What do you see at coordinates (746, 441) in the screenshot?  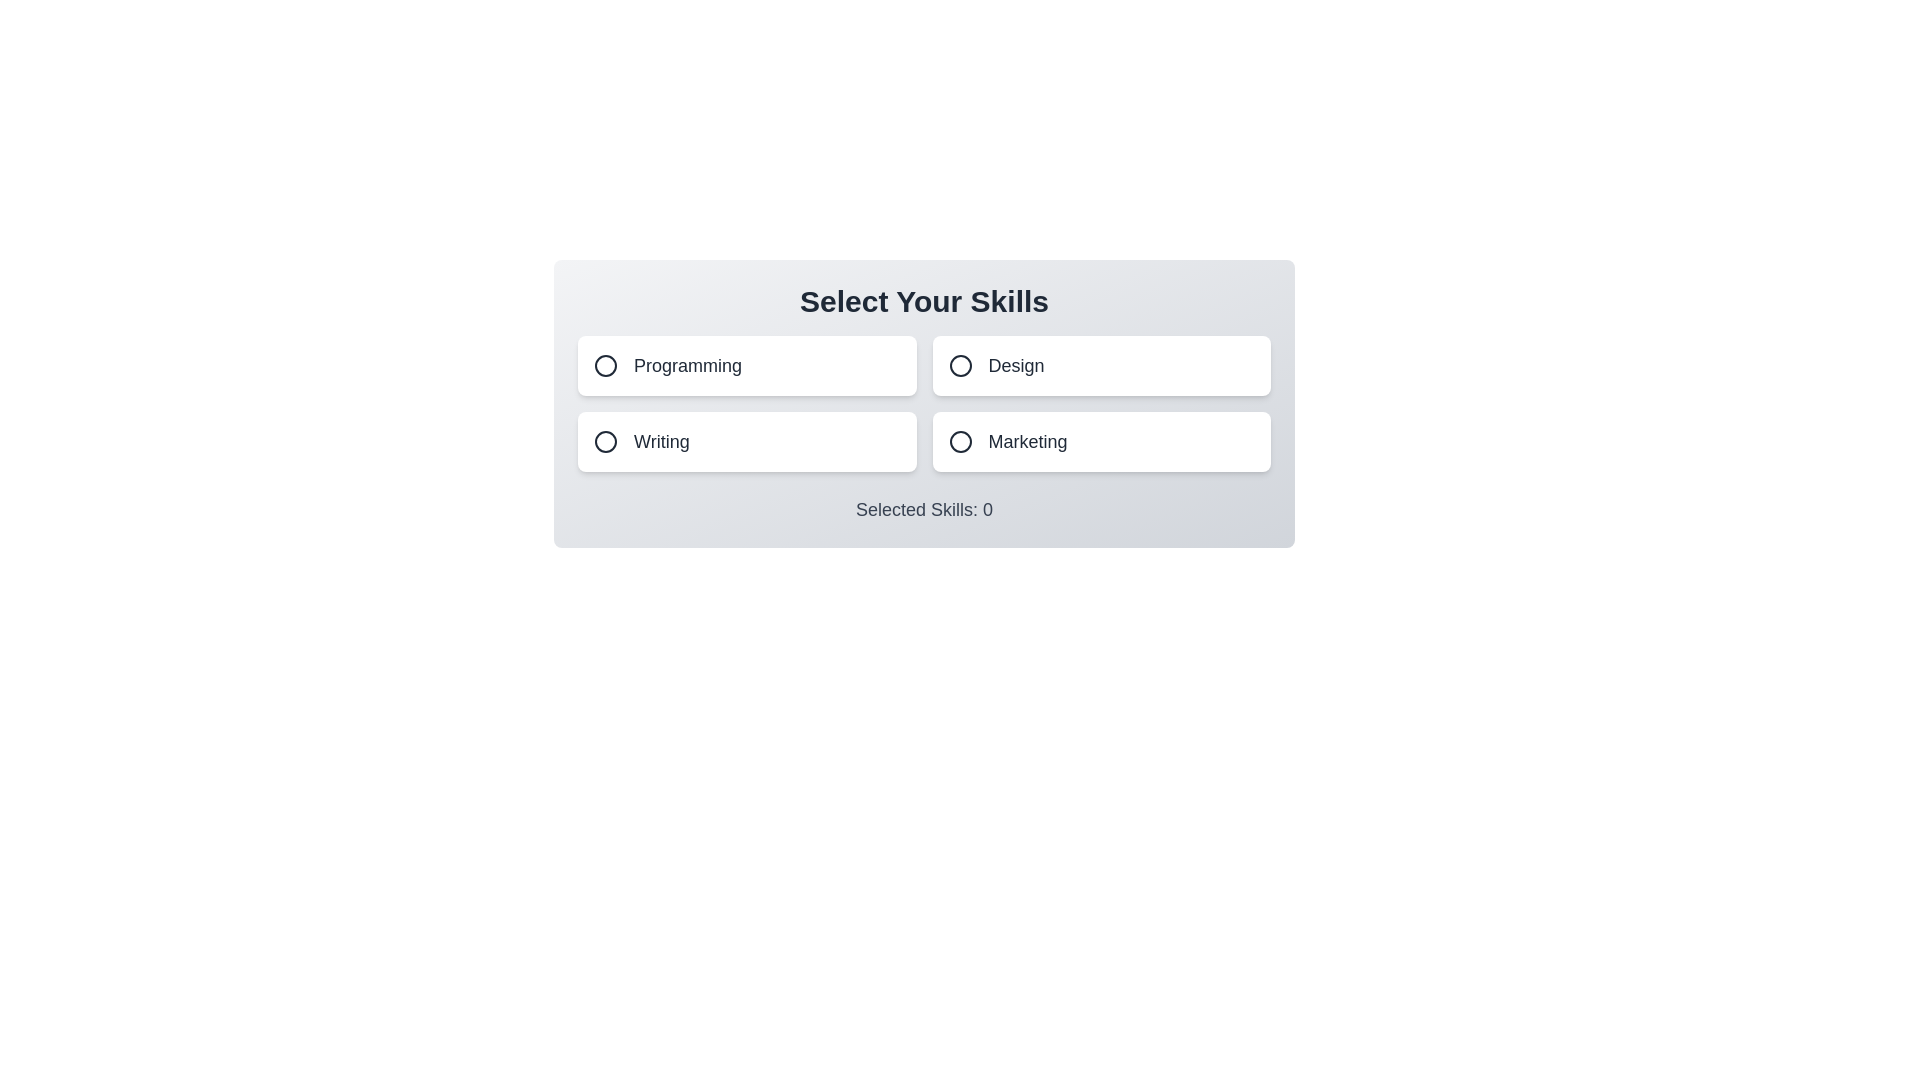 I see `the skill button corresponding to Writing` at bounding box center [746, 441].